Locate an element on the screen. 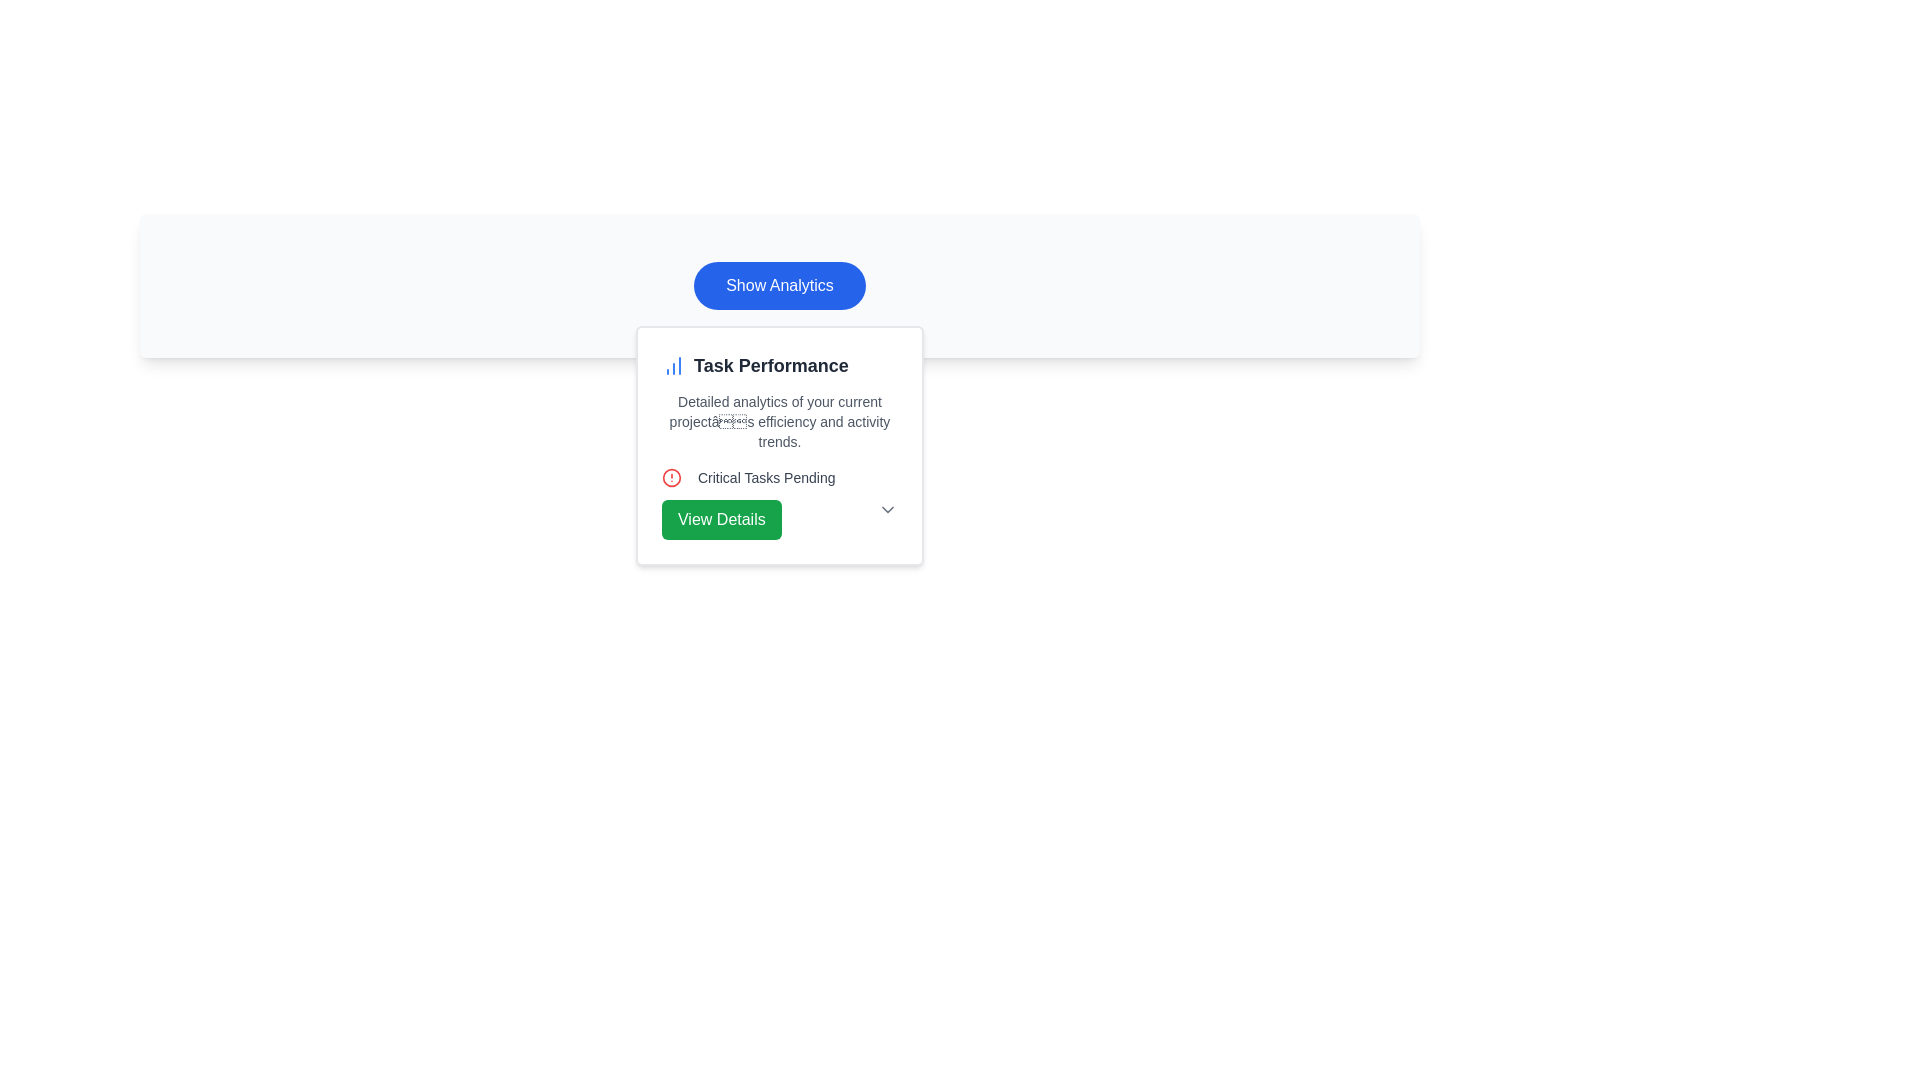 This screenshot has height=1080, width=1920. text content displayed in the Text Display element located under the 'Task Performance' heading and above 'Critical Tasks Pending' is located at coordinates (778, 420).